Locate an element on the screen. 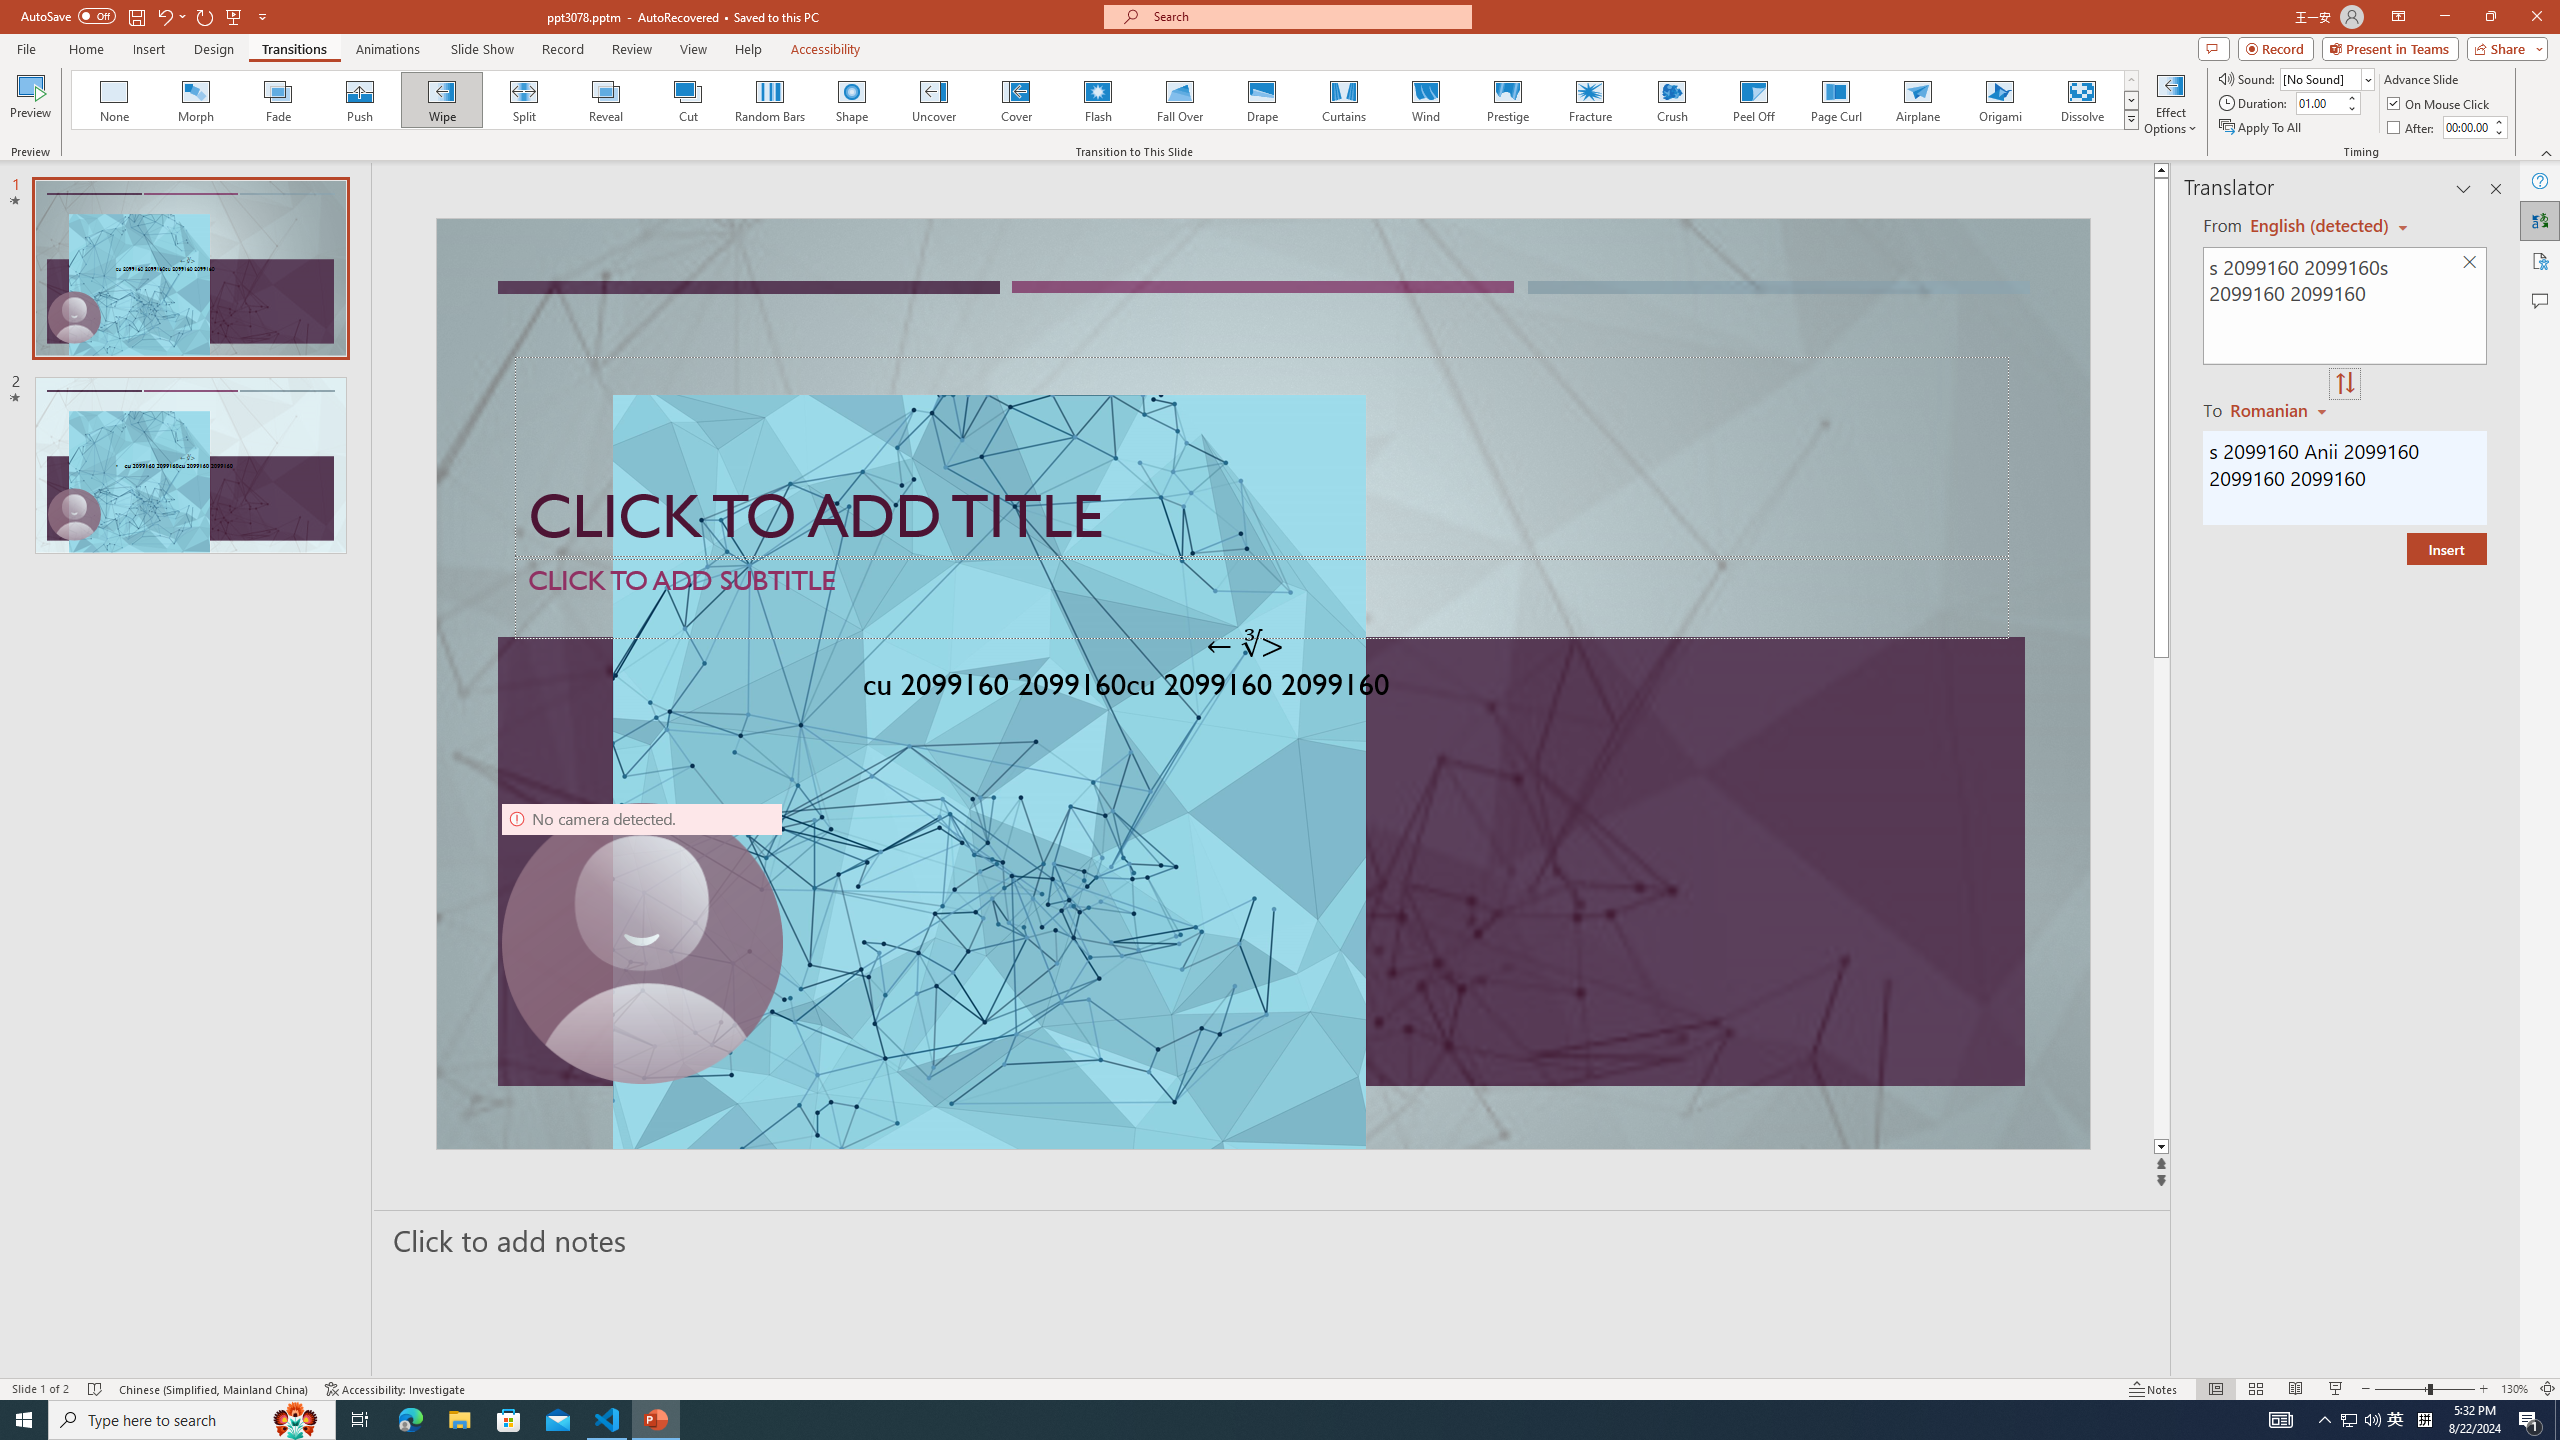 The height and width of the screenshot is (1440, 2560). 'Camera 9, No camera detected.' is located at coordinates (640, 942).